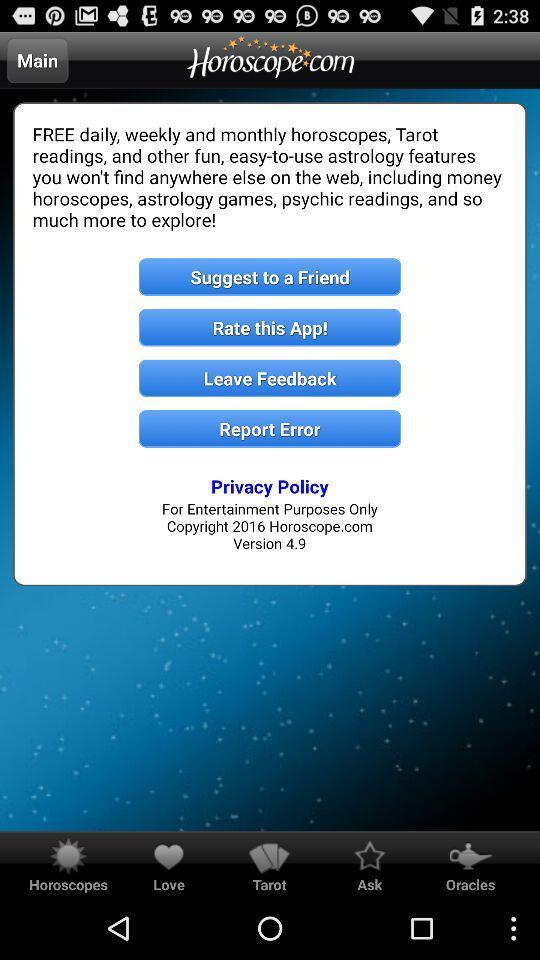 This screenshot has height=960, width=540. I want to click on app above free daily weekly, so click(37, 59).